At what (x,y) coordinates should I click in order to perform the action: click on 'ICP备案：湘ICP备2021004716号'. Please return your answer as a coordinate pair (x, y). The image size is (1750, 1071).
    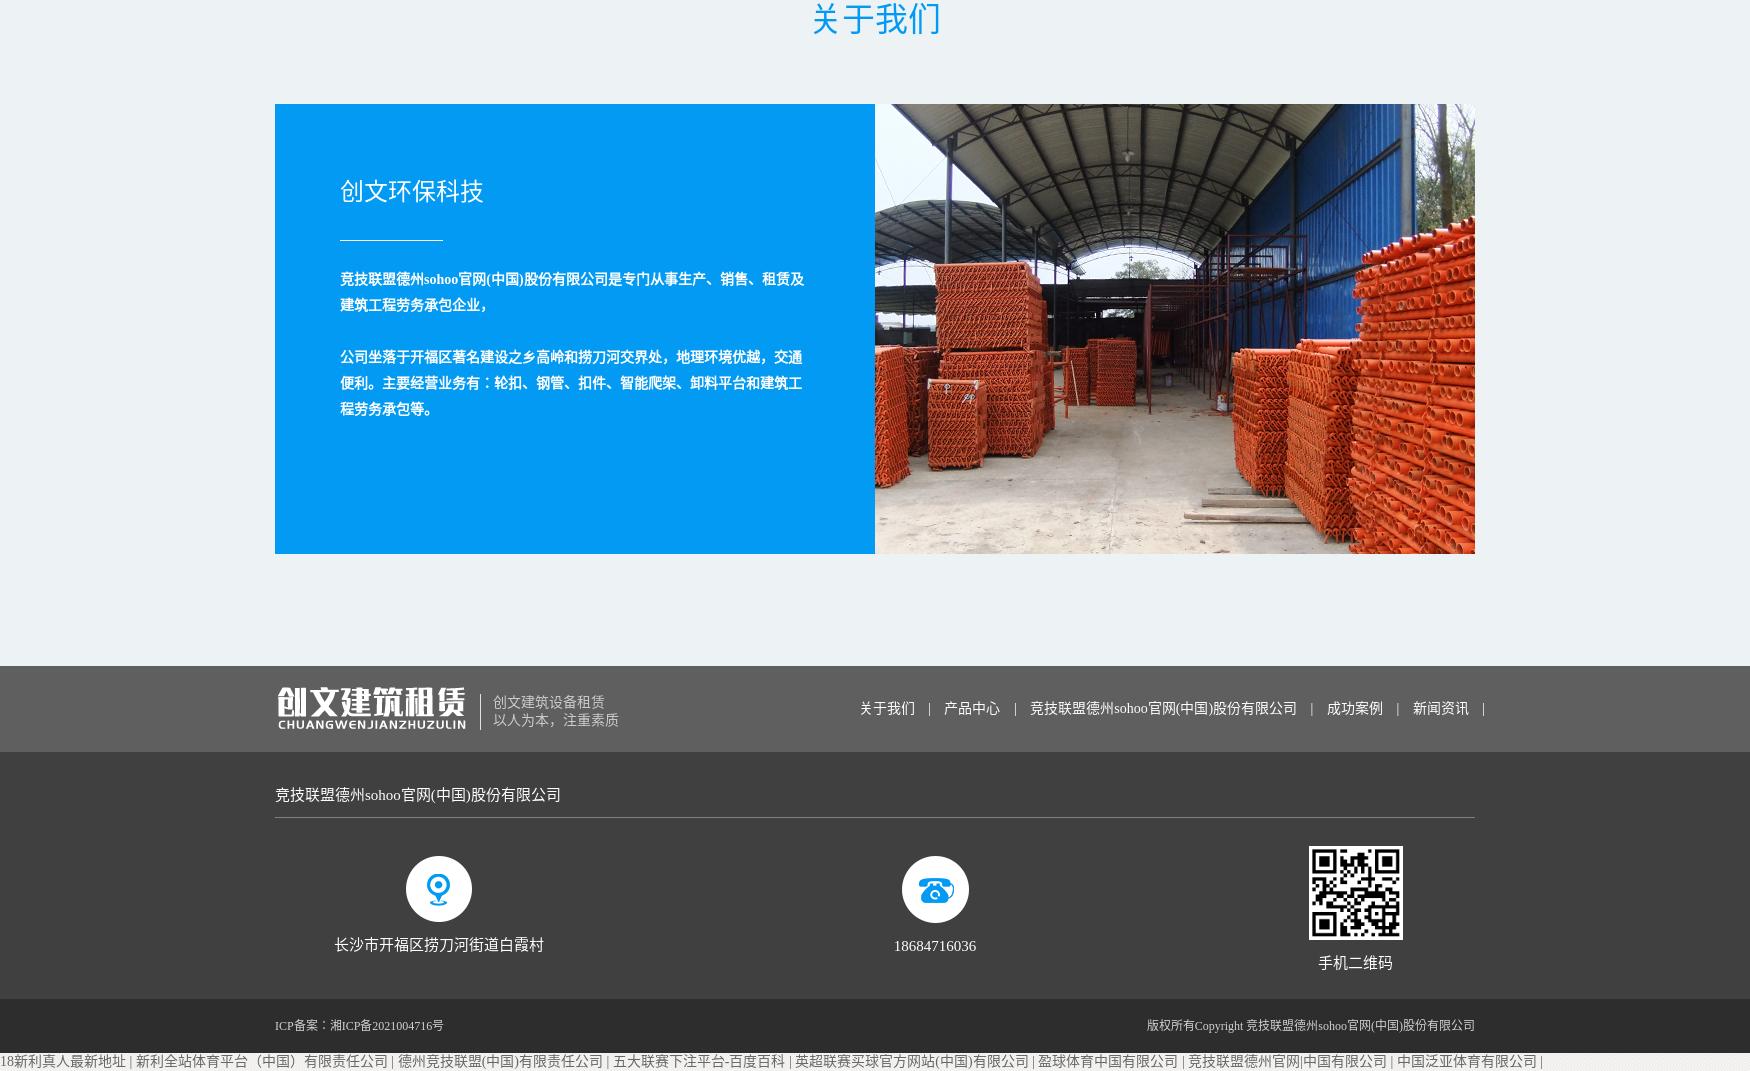
    Looking at the image, I should click on (359, 1026).